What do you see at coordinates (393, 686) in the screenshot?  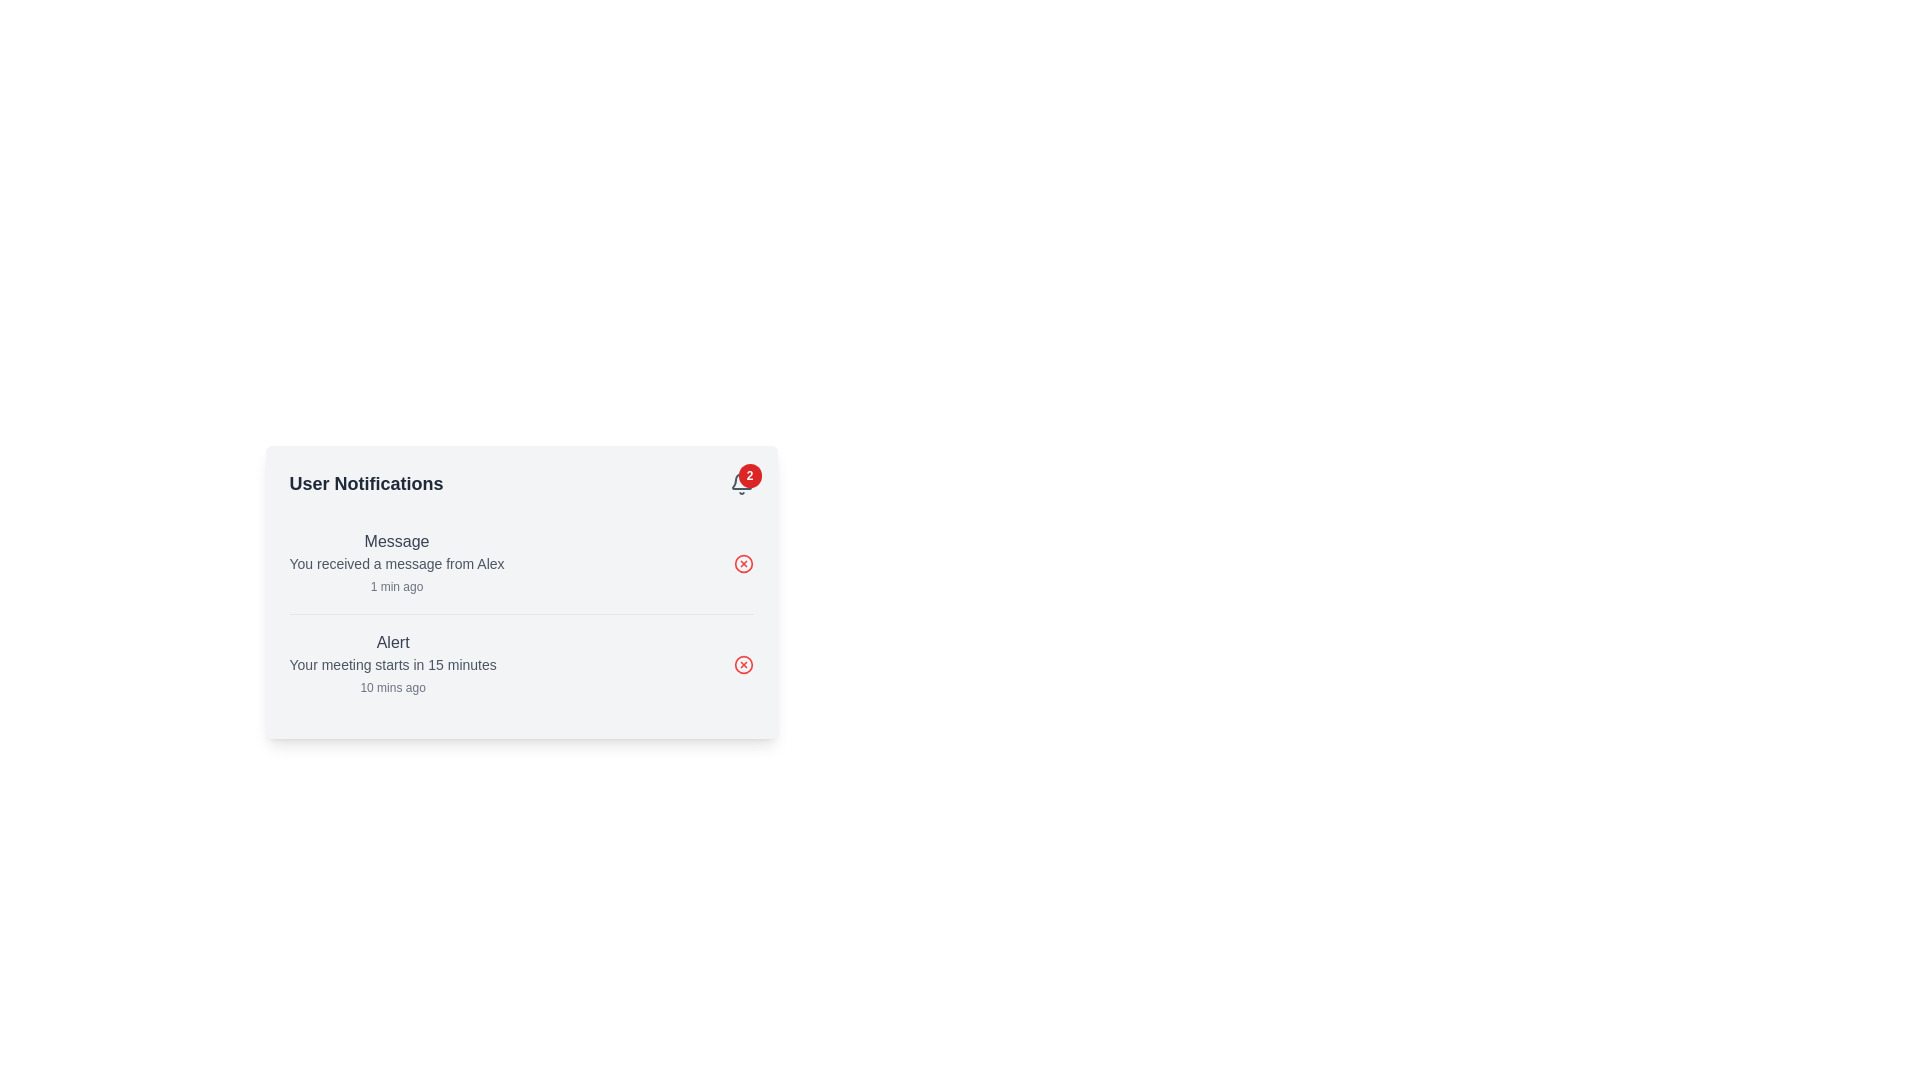 I see `the text label displaying '10 mins ago', which is a small gray text label positioned below the notification titled 'Alert'` at bounding box center [393, 686].